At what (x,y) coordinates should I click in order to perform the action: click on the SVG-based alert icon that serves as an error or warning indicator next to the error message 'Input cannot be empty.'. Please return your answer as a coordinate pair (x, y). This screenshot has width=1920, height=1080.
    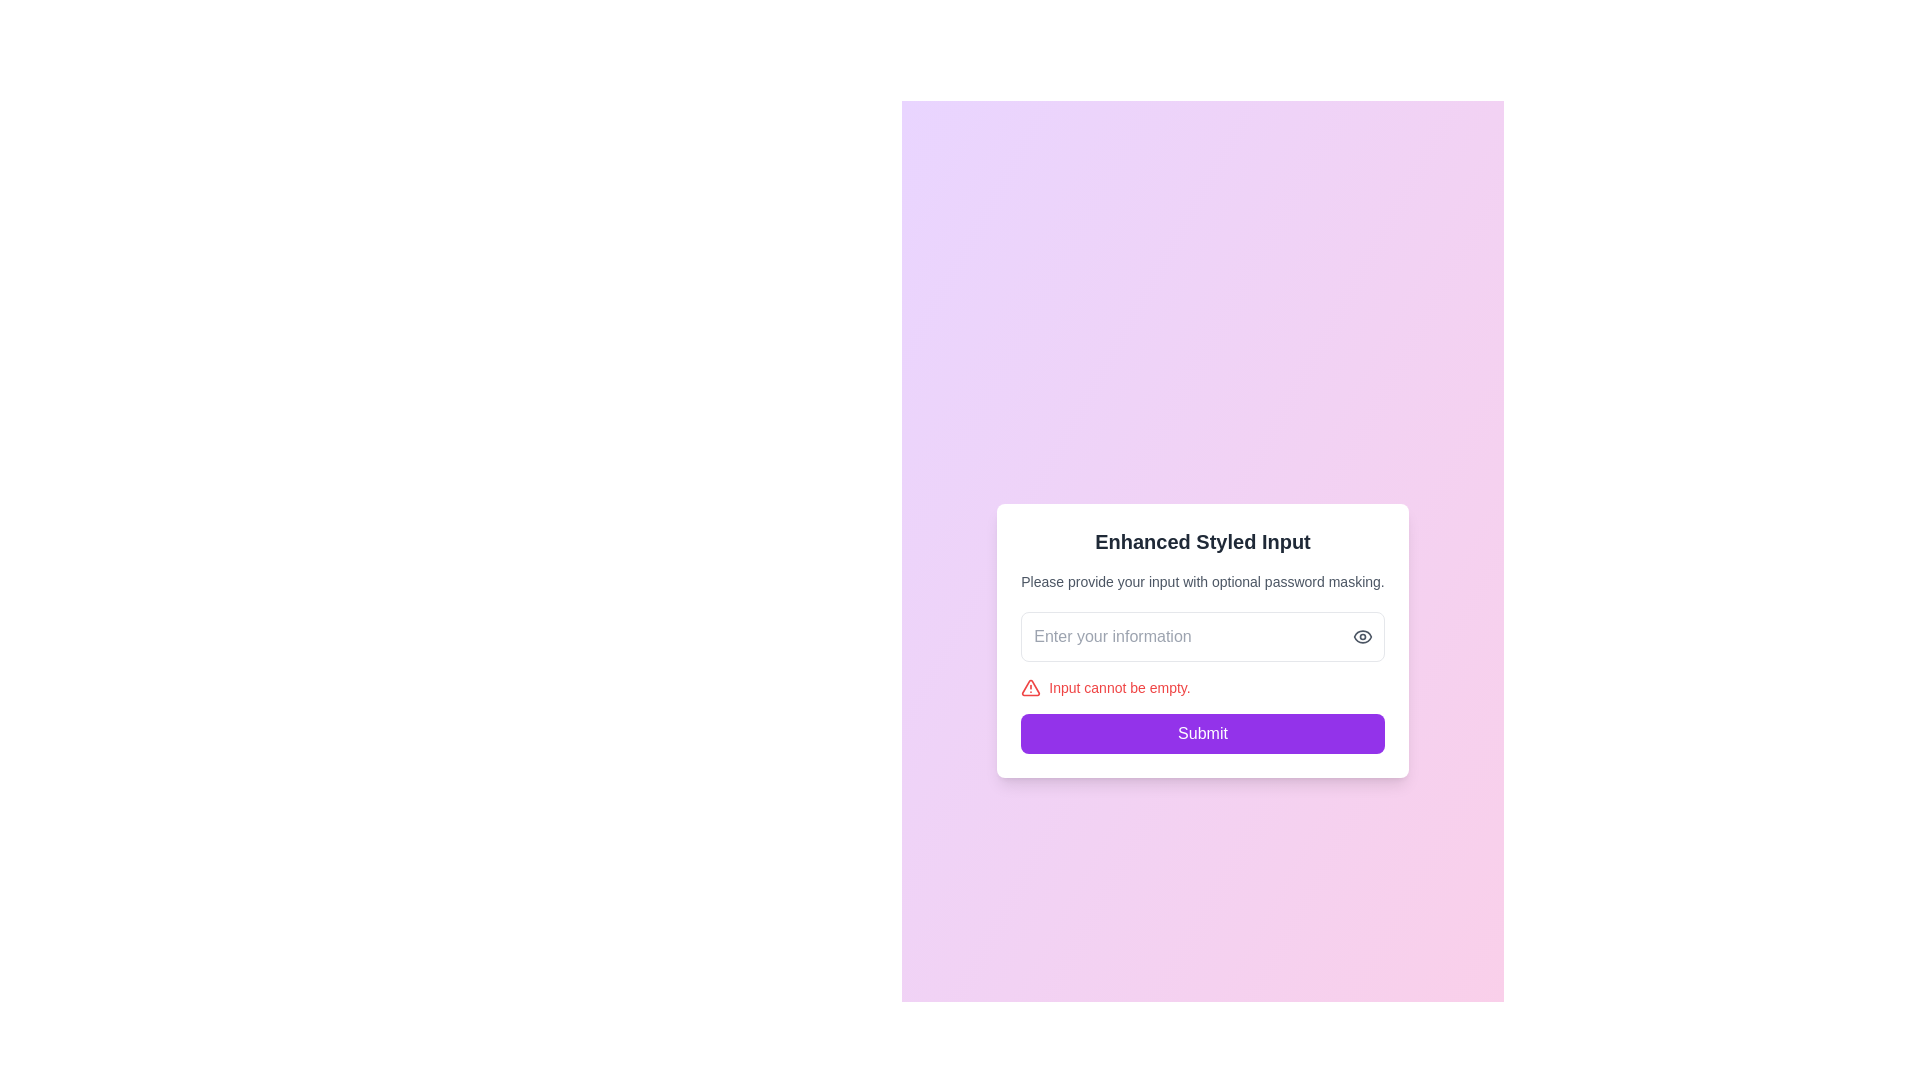
    Looking at the image, I should click on (1031, 686).